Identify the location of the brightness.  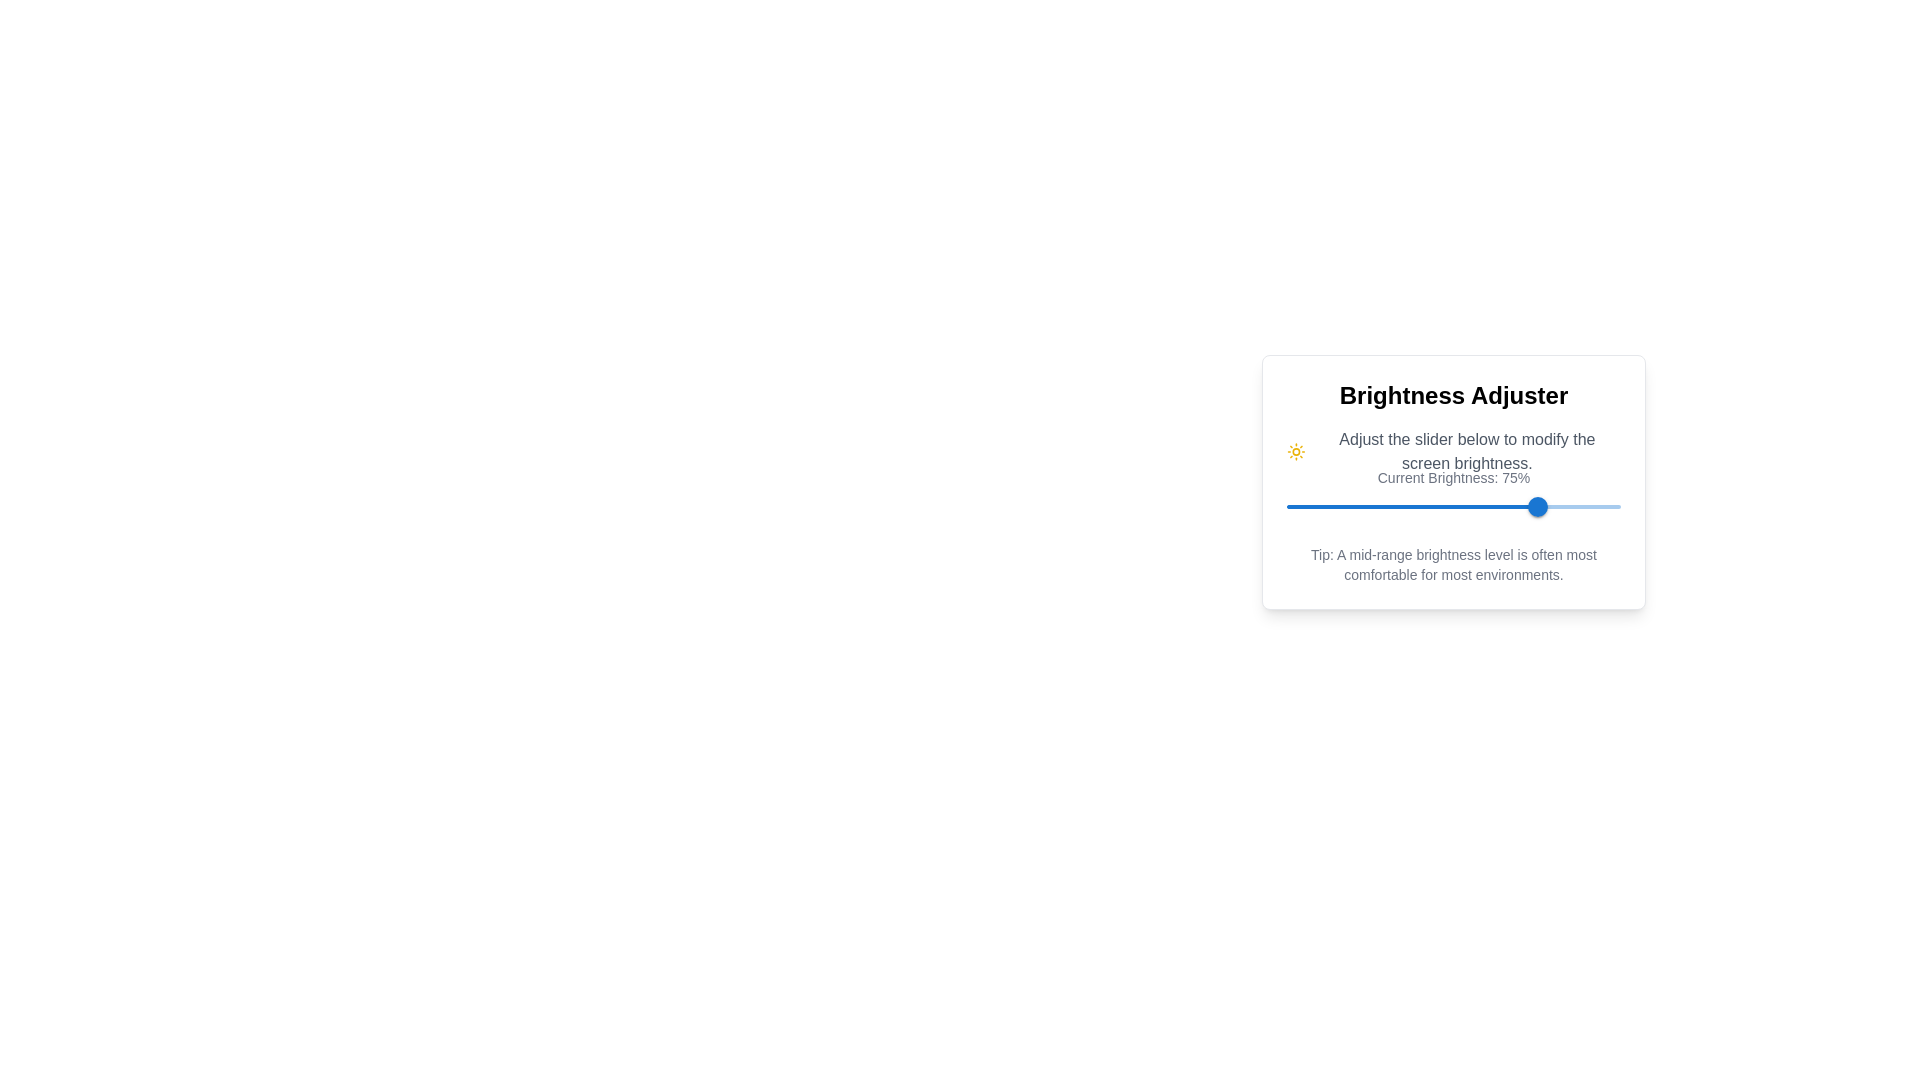
(1337, 505).